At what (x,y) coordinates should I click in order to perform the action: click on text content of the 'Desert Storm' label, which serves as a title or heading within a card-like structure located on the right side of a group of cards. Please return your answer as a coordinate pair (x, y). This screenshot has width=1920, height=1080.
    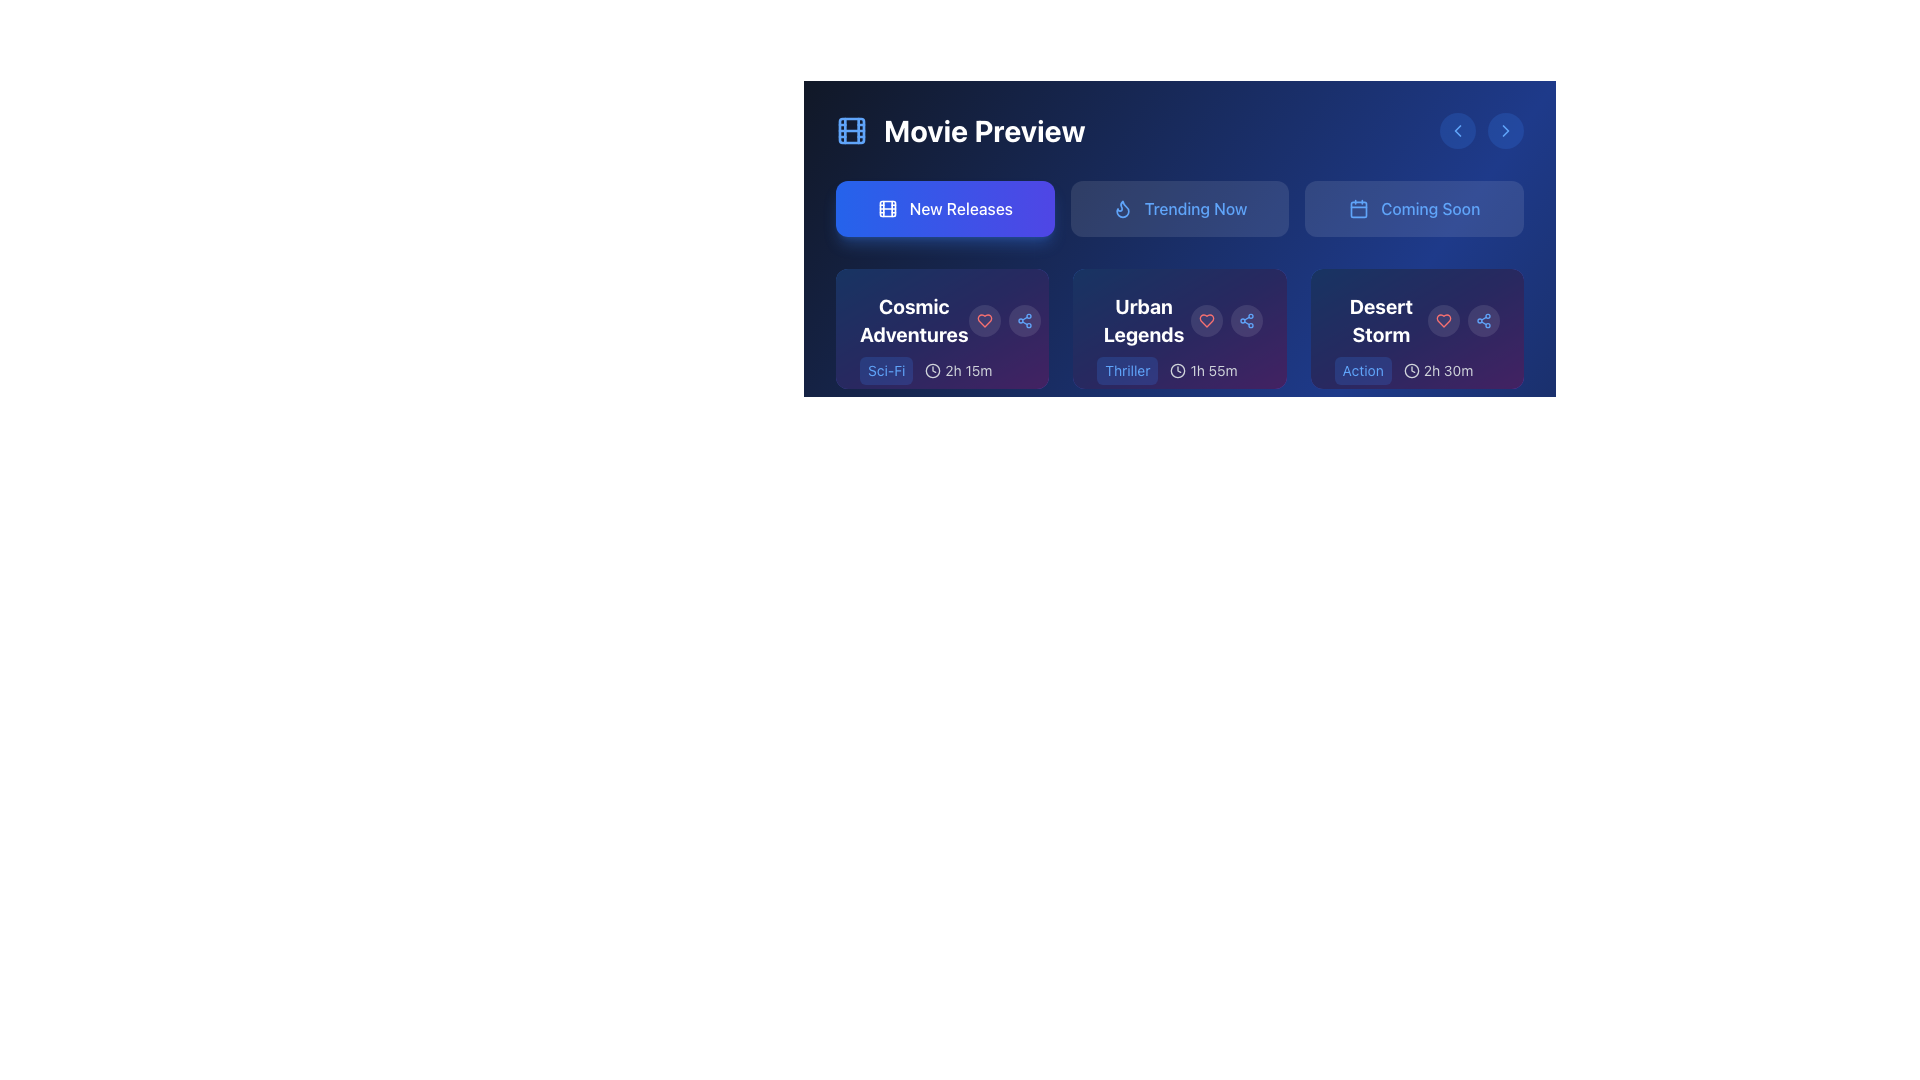
    Looking at the image, I should click on (1380, 319).